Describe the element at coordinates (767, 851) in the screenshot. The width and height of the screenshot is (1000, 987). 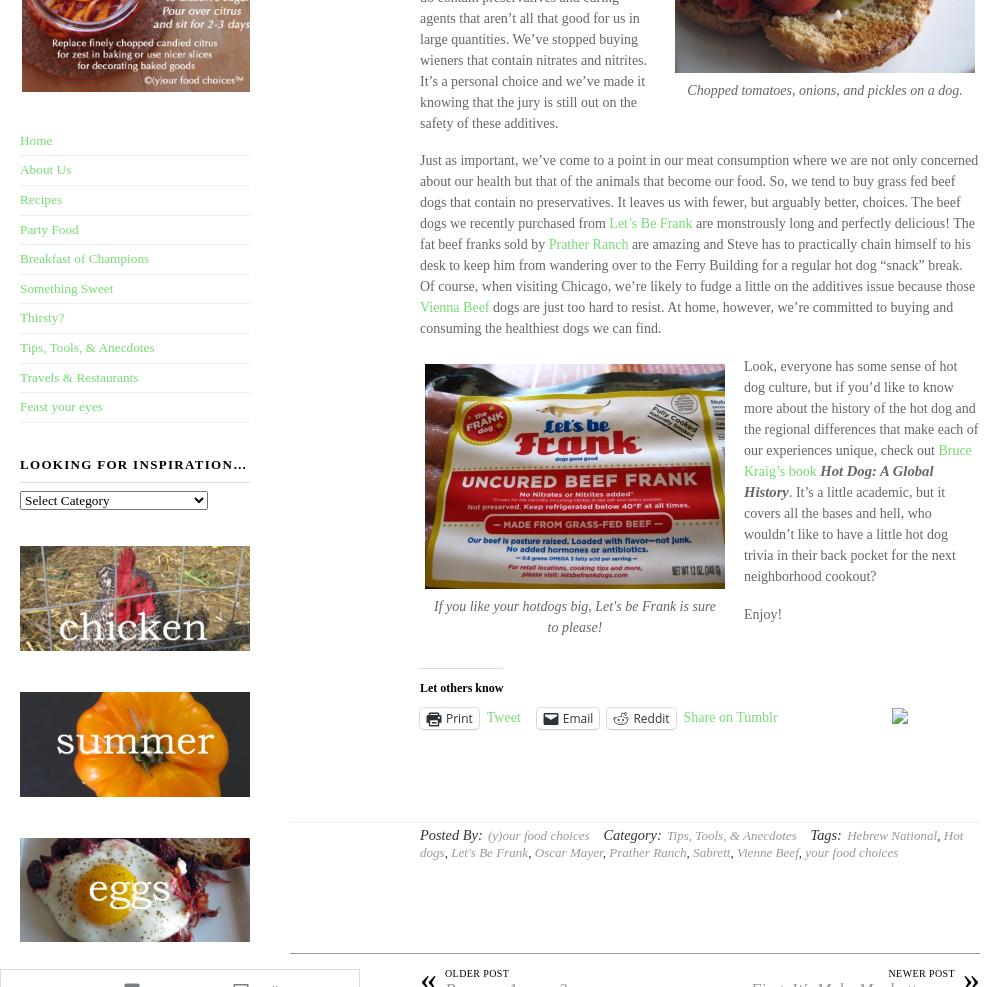
I see `'Vienne Beef'` at that location.